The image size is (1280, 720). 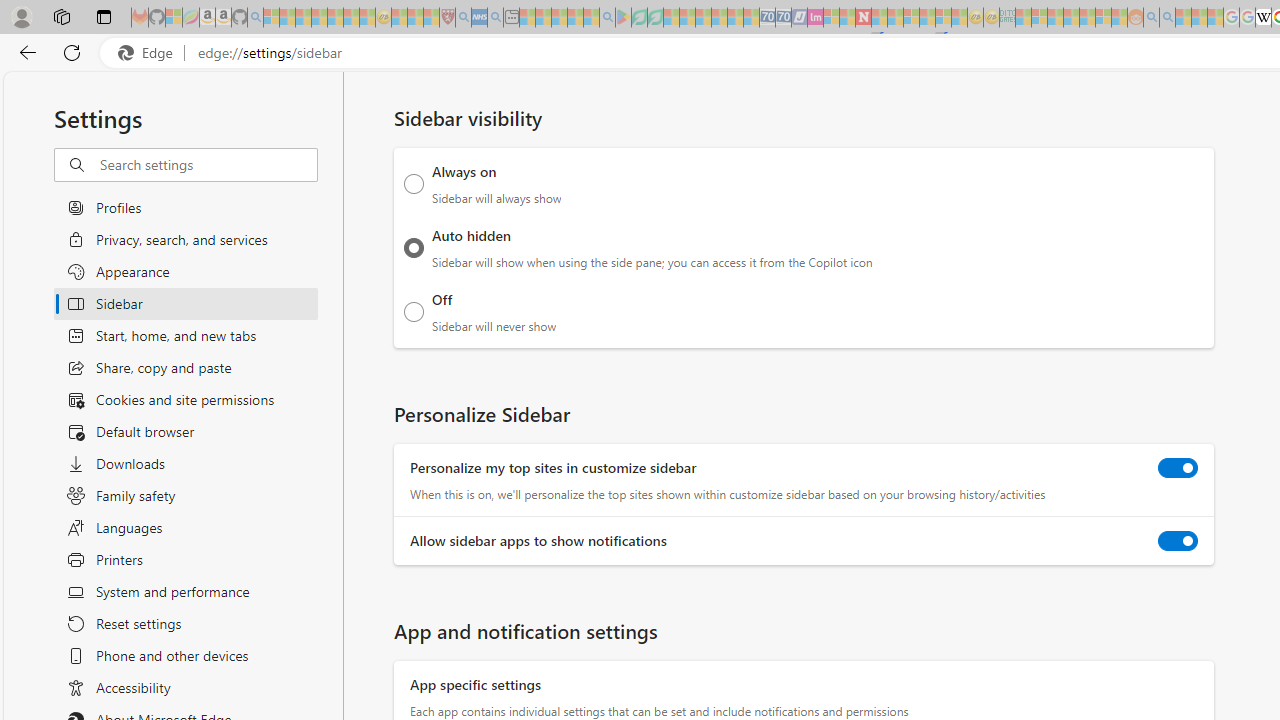 I want to click on 'Local - MSN - Sleeping', so click(x=430, y=17).